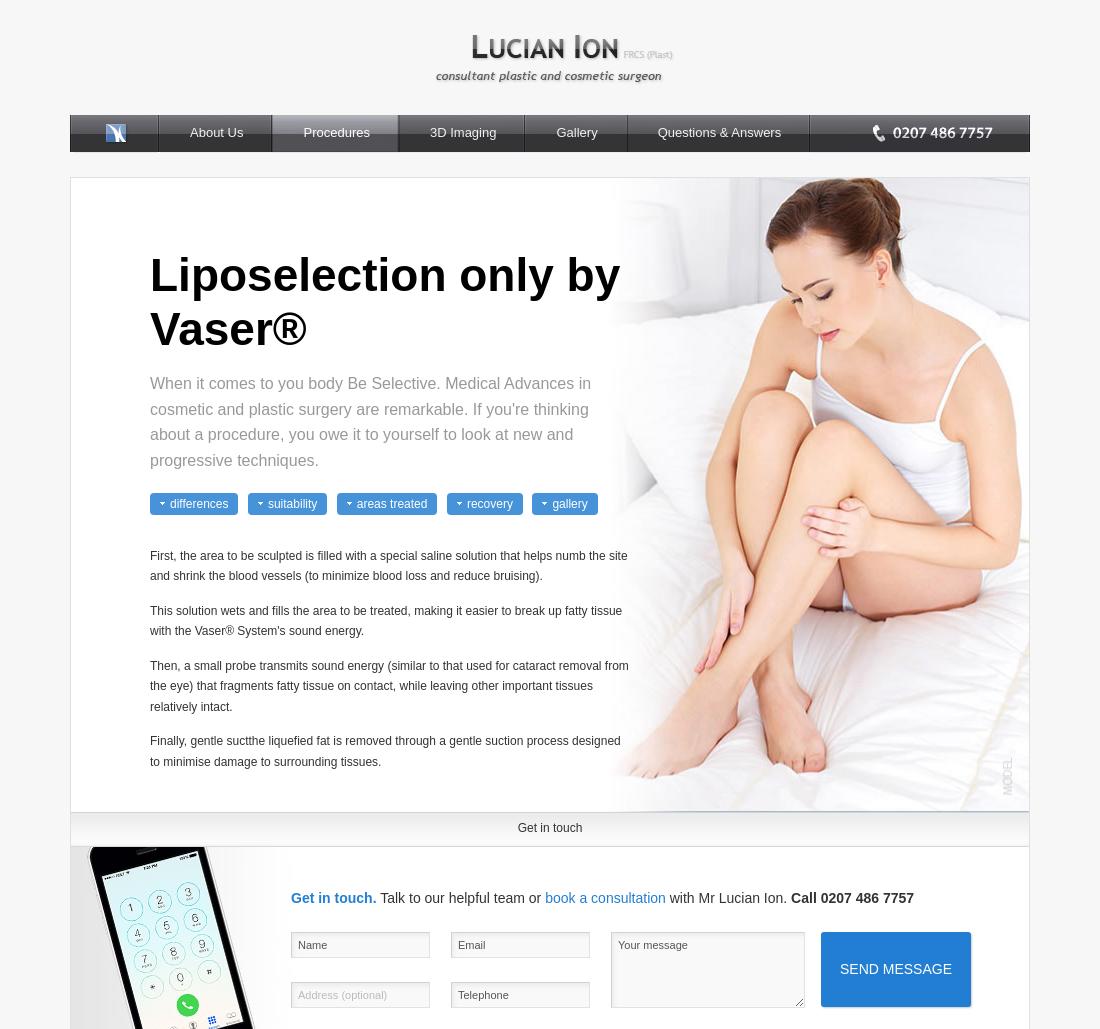 The width and height of the screenshot is (1100, 1029). What do you see at coordinates (717, 131) in the screenshot?
I see `'Questions & Answers'` at bounding box center [717, 131].